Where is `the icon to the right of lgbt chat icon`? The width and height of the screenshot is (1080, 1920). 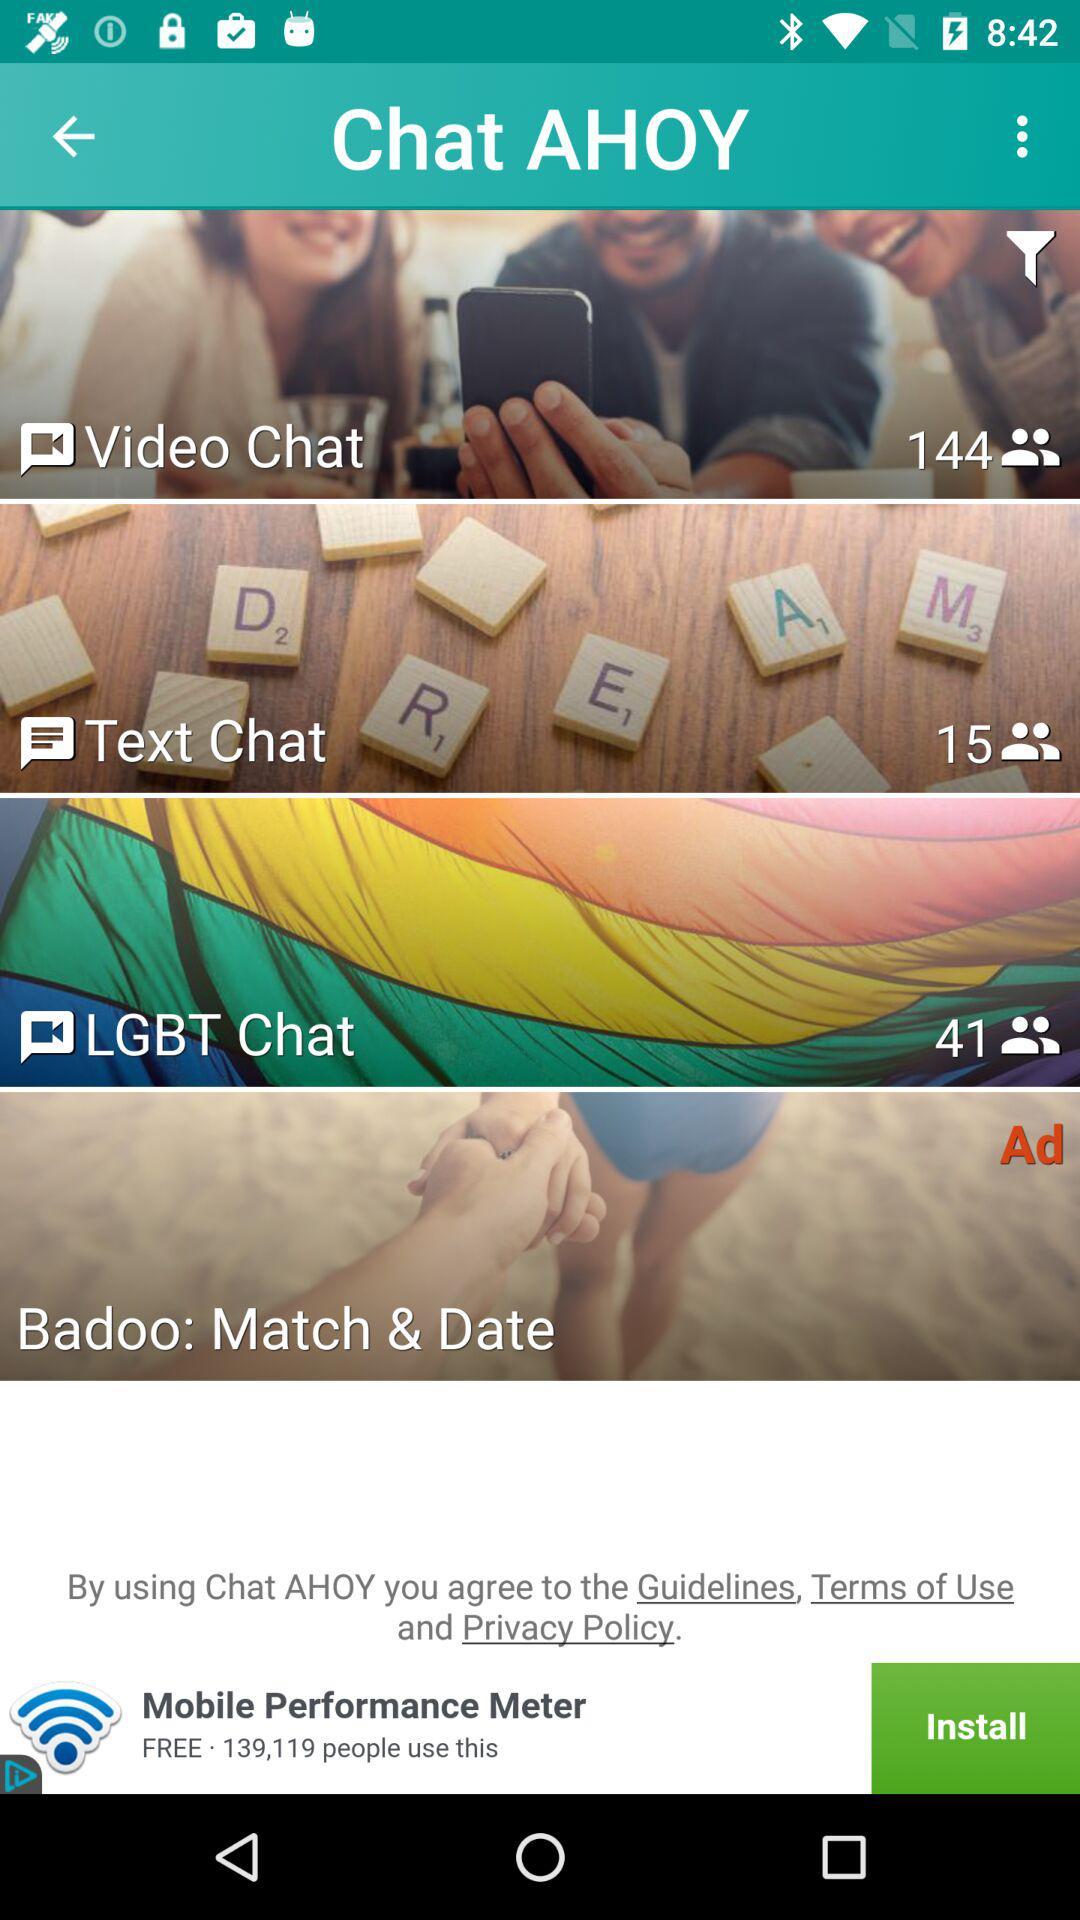 the icon to the right of lgbt chat icon is located at coordinates (962, 1036).